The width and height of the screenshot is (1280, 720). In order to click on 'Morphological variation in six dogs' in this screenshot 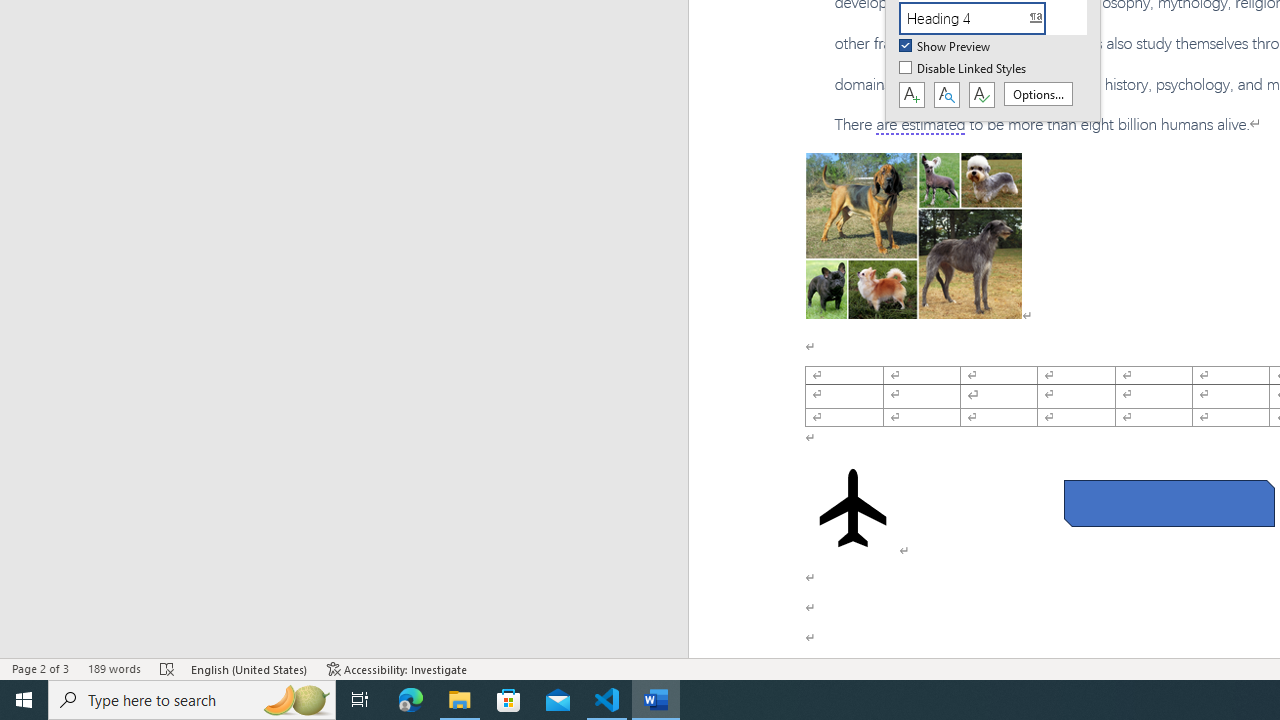, I will do `click(912, 234)`.